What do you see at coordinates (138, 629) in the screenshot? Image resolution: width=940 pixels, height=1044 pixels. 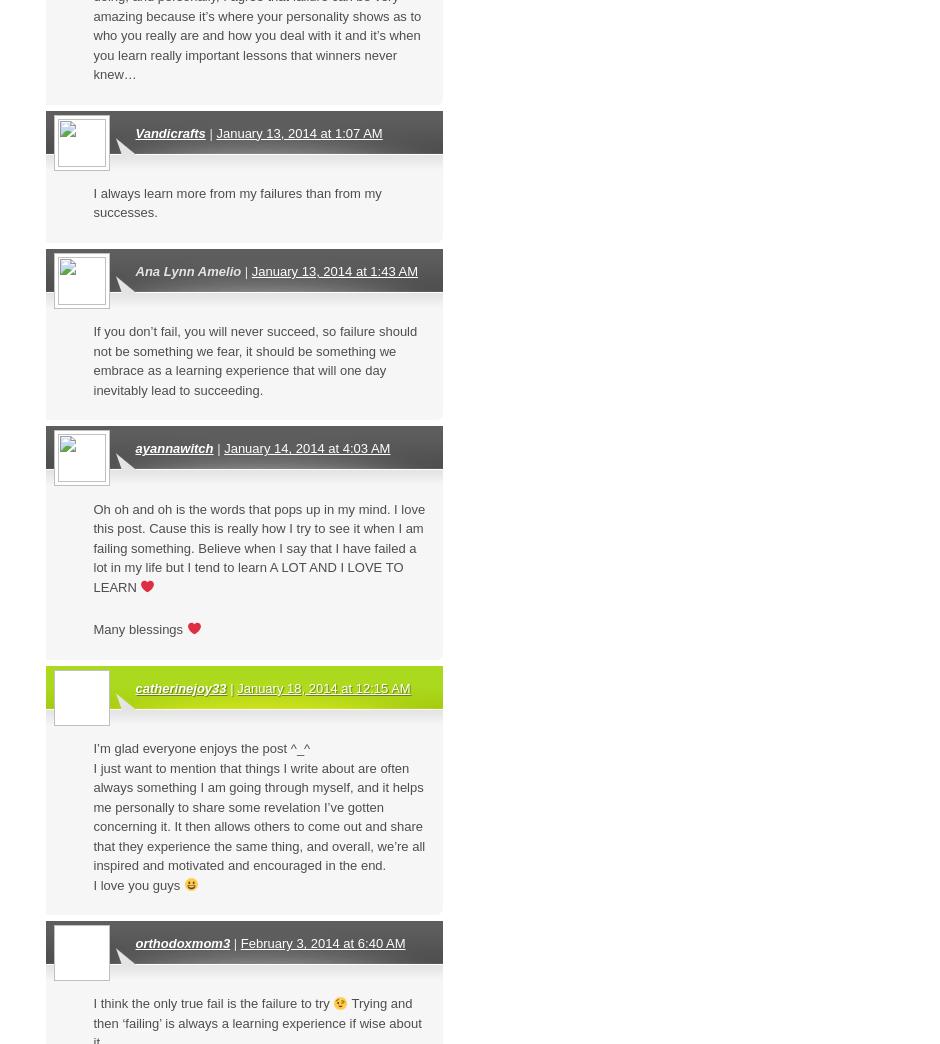 I see `'Many blessings'` at bounding box center [138, 629].